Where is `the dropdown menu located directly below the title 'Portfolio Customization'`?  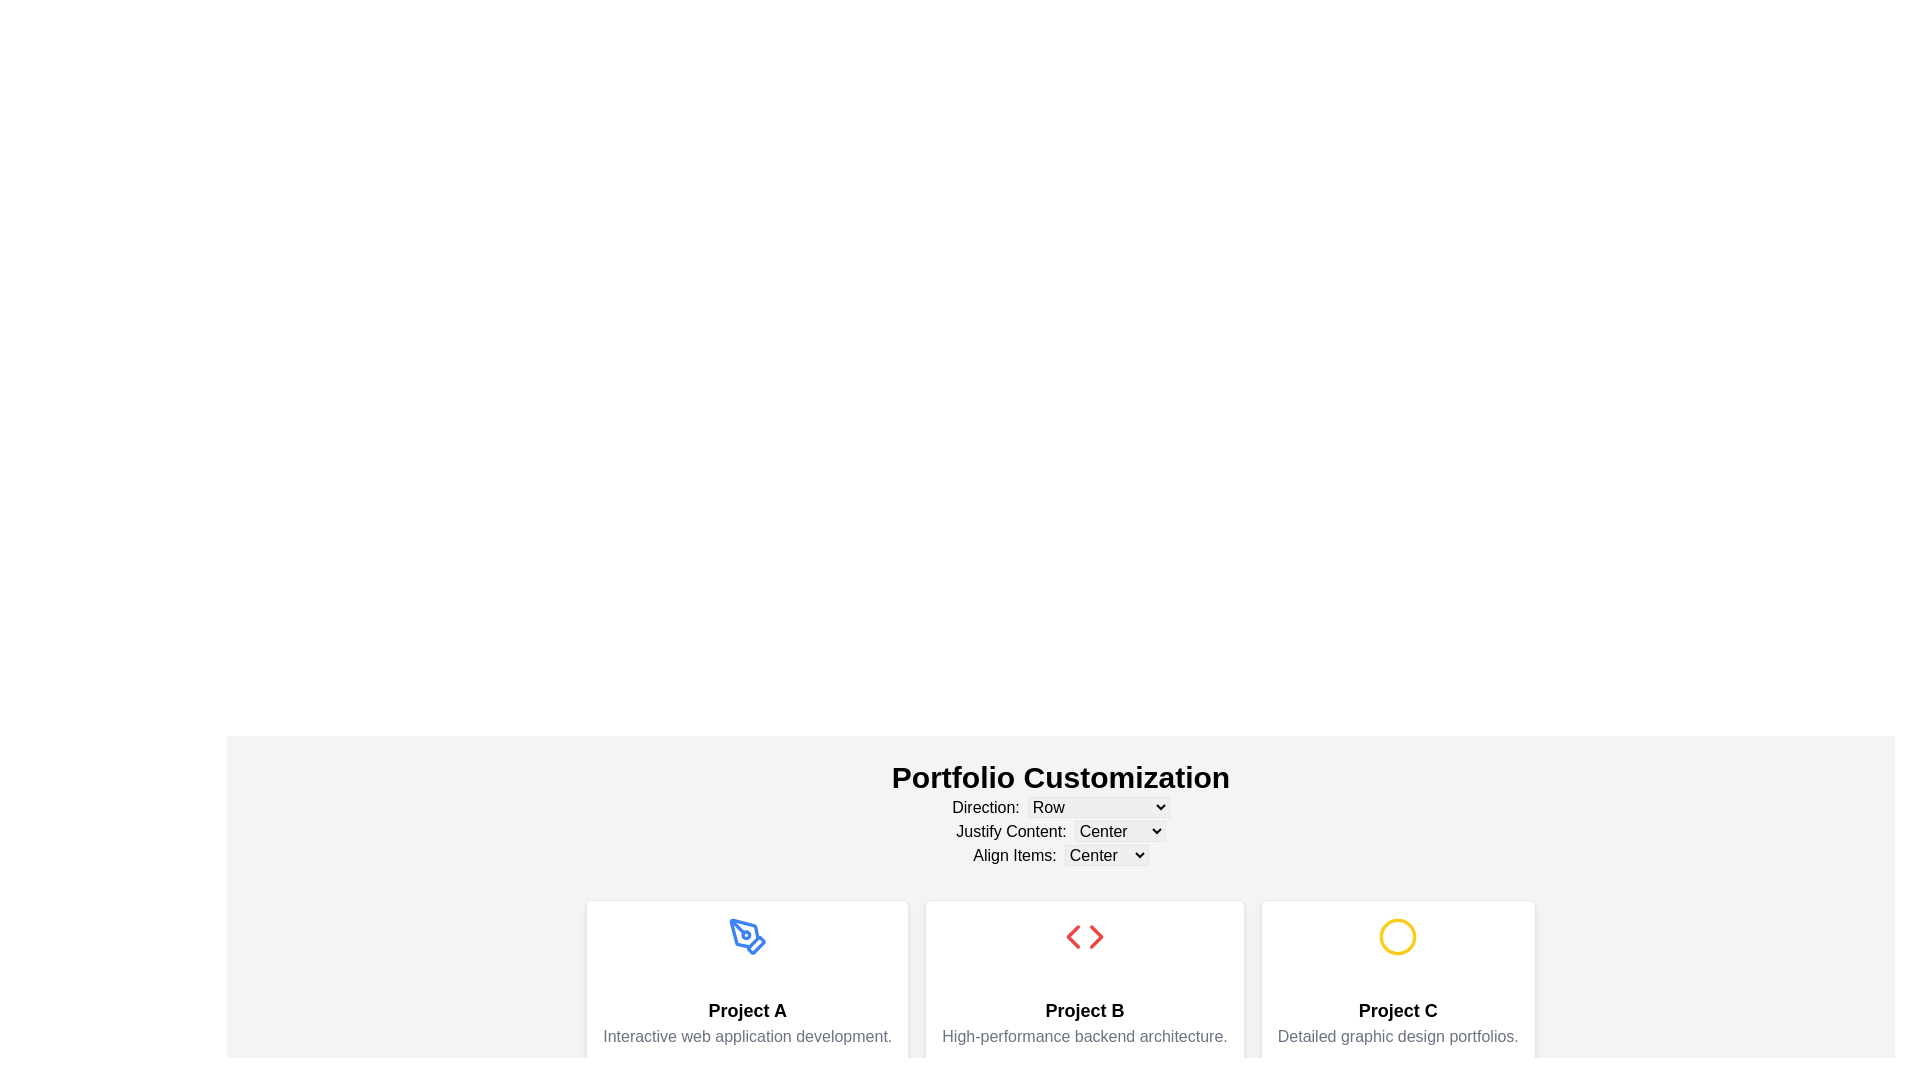 the dropdown menu located directly below the title 'Portfolio Customization' is located at coordinates (1059, 806).